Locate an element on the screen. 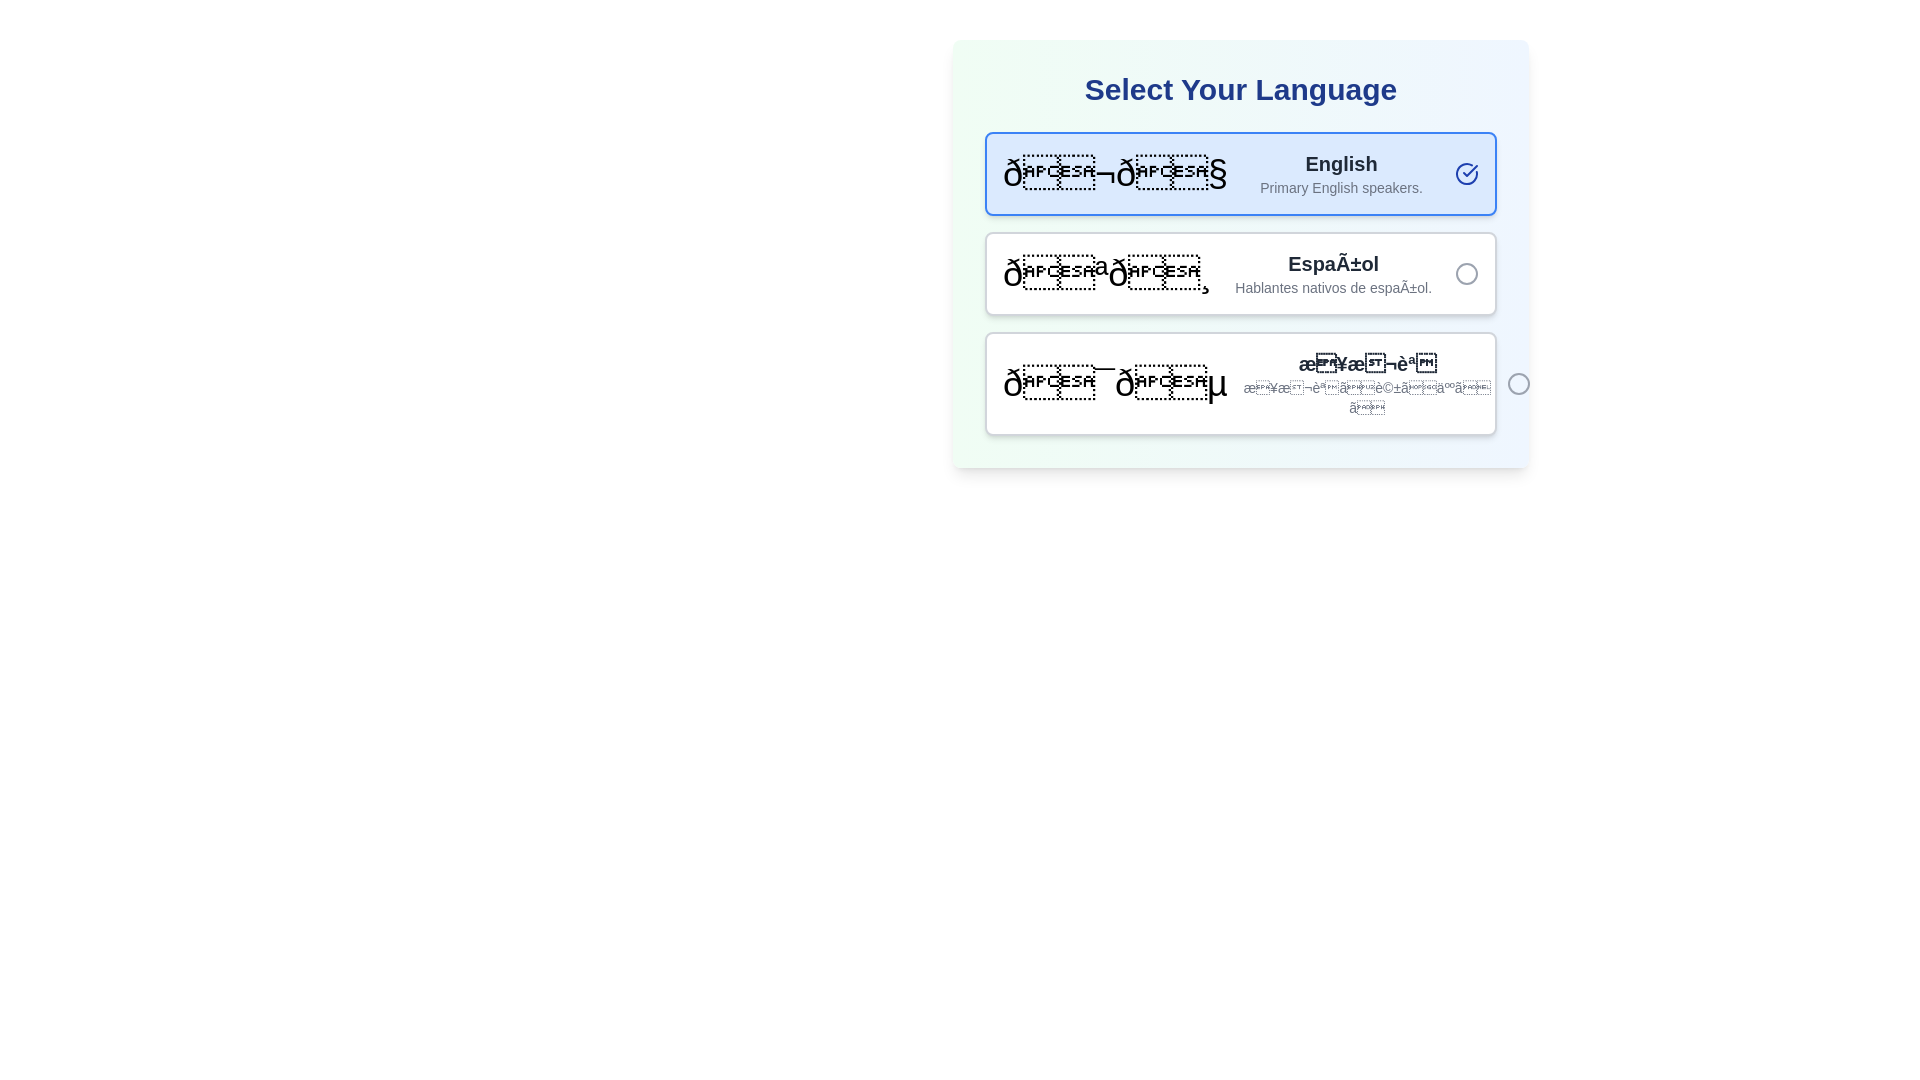 The height and width of the screenshot is (1080, 1920). the Spanish language icon or emoji located in the second selectable card of the language selection interface, which is positioned to the left of the text 'Español.' is located at coordinates (1106, 273).